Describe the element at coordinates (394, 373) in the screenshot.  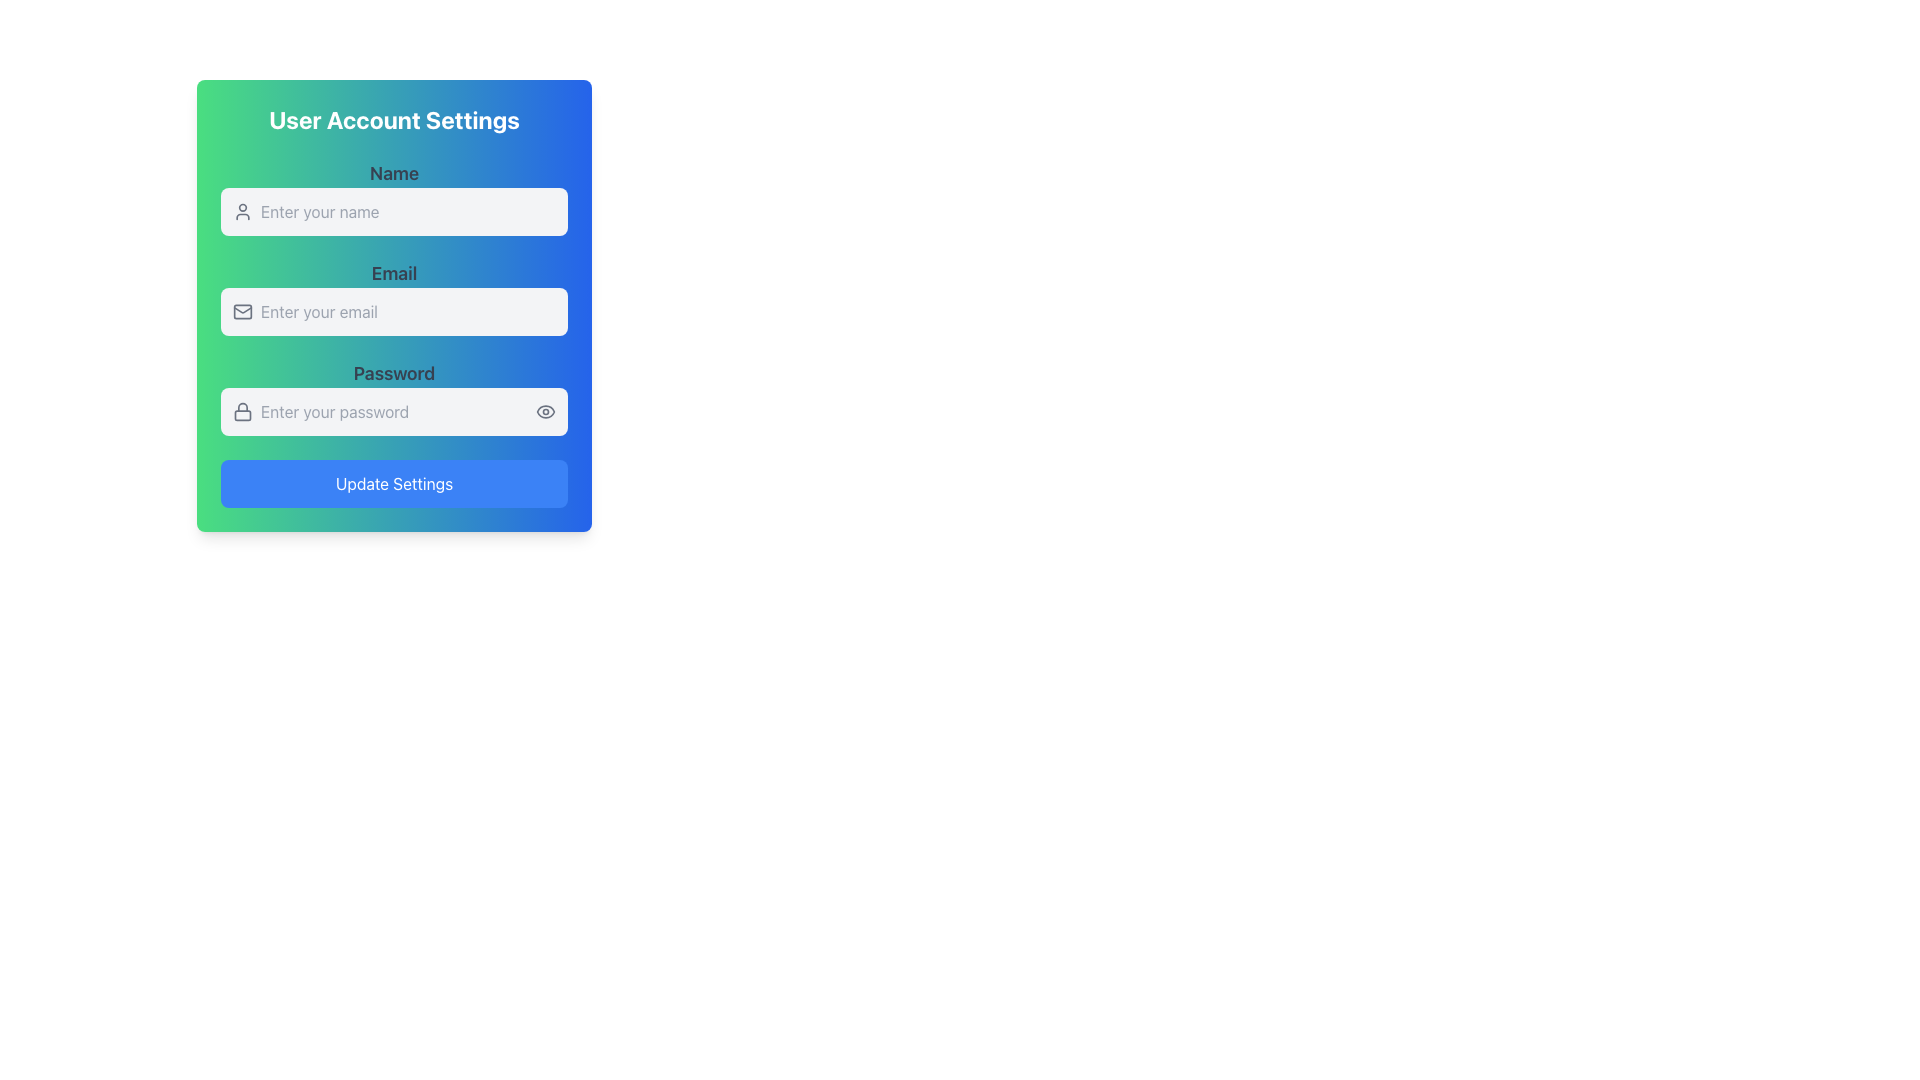
I see `the Text label that indicates where to enter the user's password, located above the password input field in the User Account Settings section` at that location.